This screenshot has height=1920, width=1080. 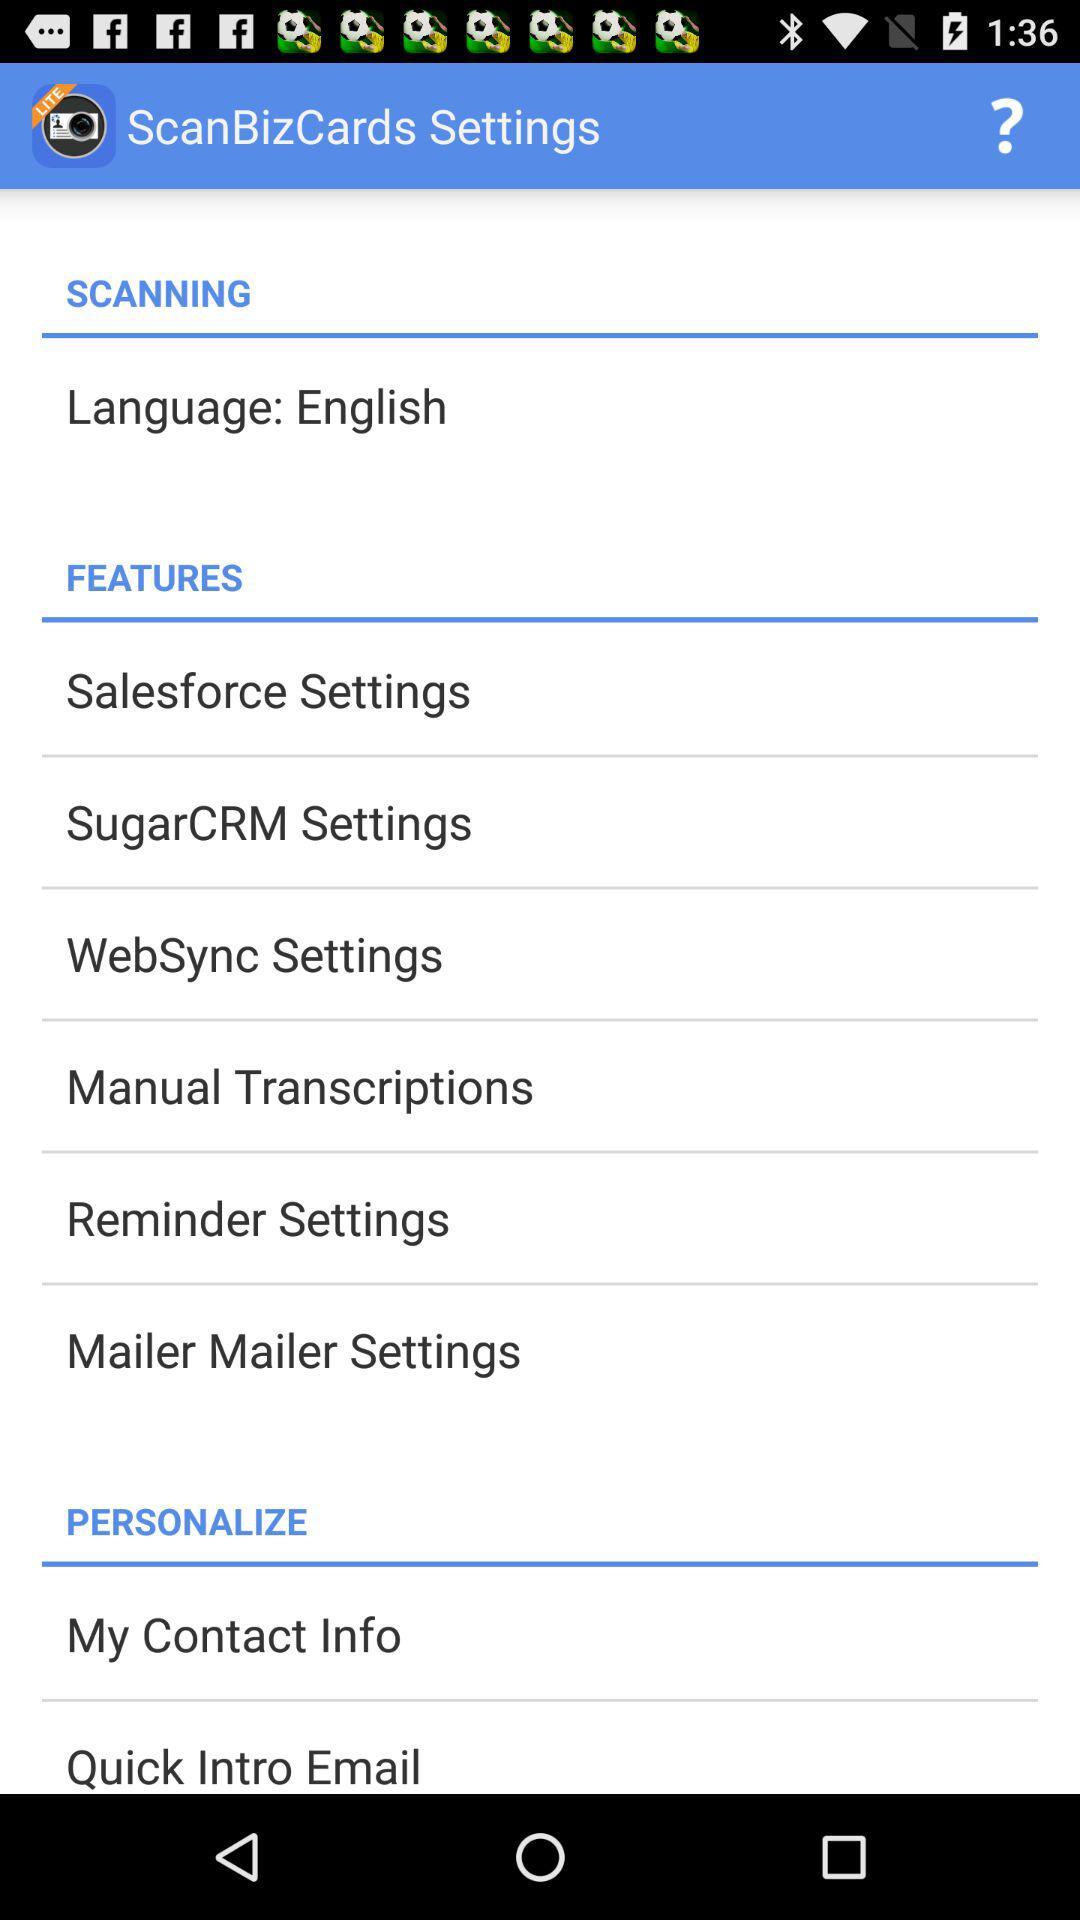 I want to click on the icon above features app, so click(x=551, y=404).